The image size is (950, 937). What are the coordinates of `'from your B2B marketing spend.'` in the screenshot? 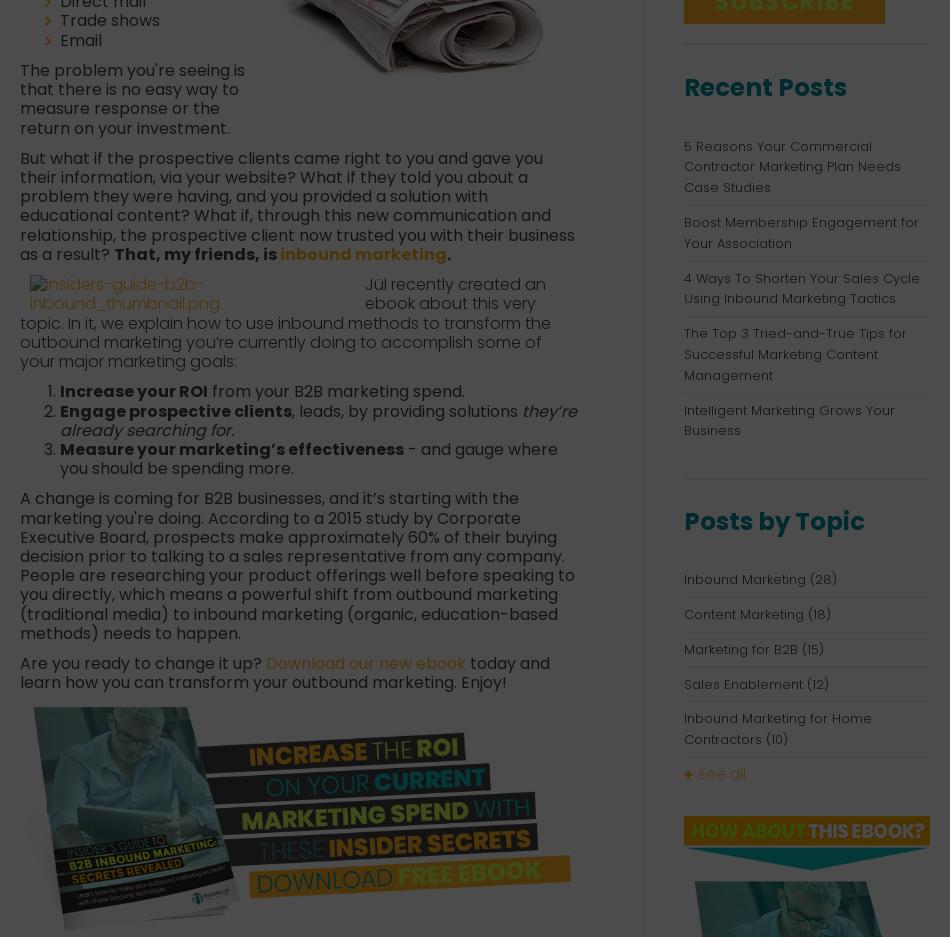 It's located at (335, 390).